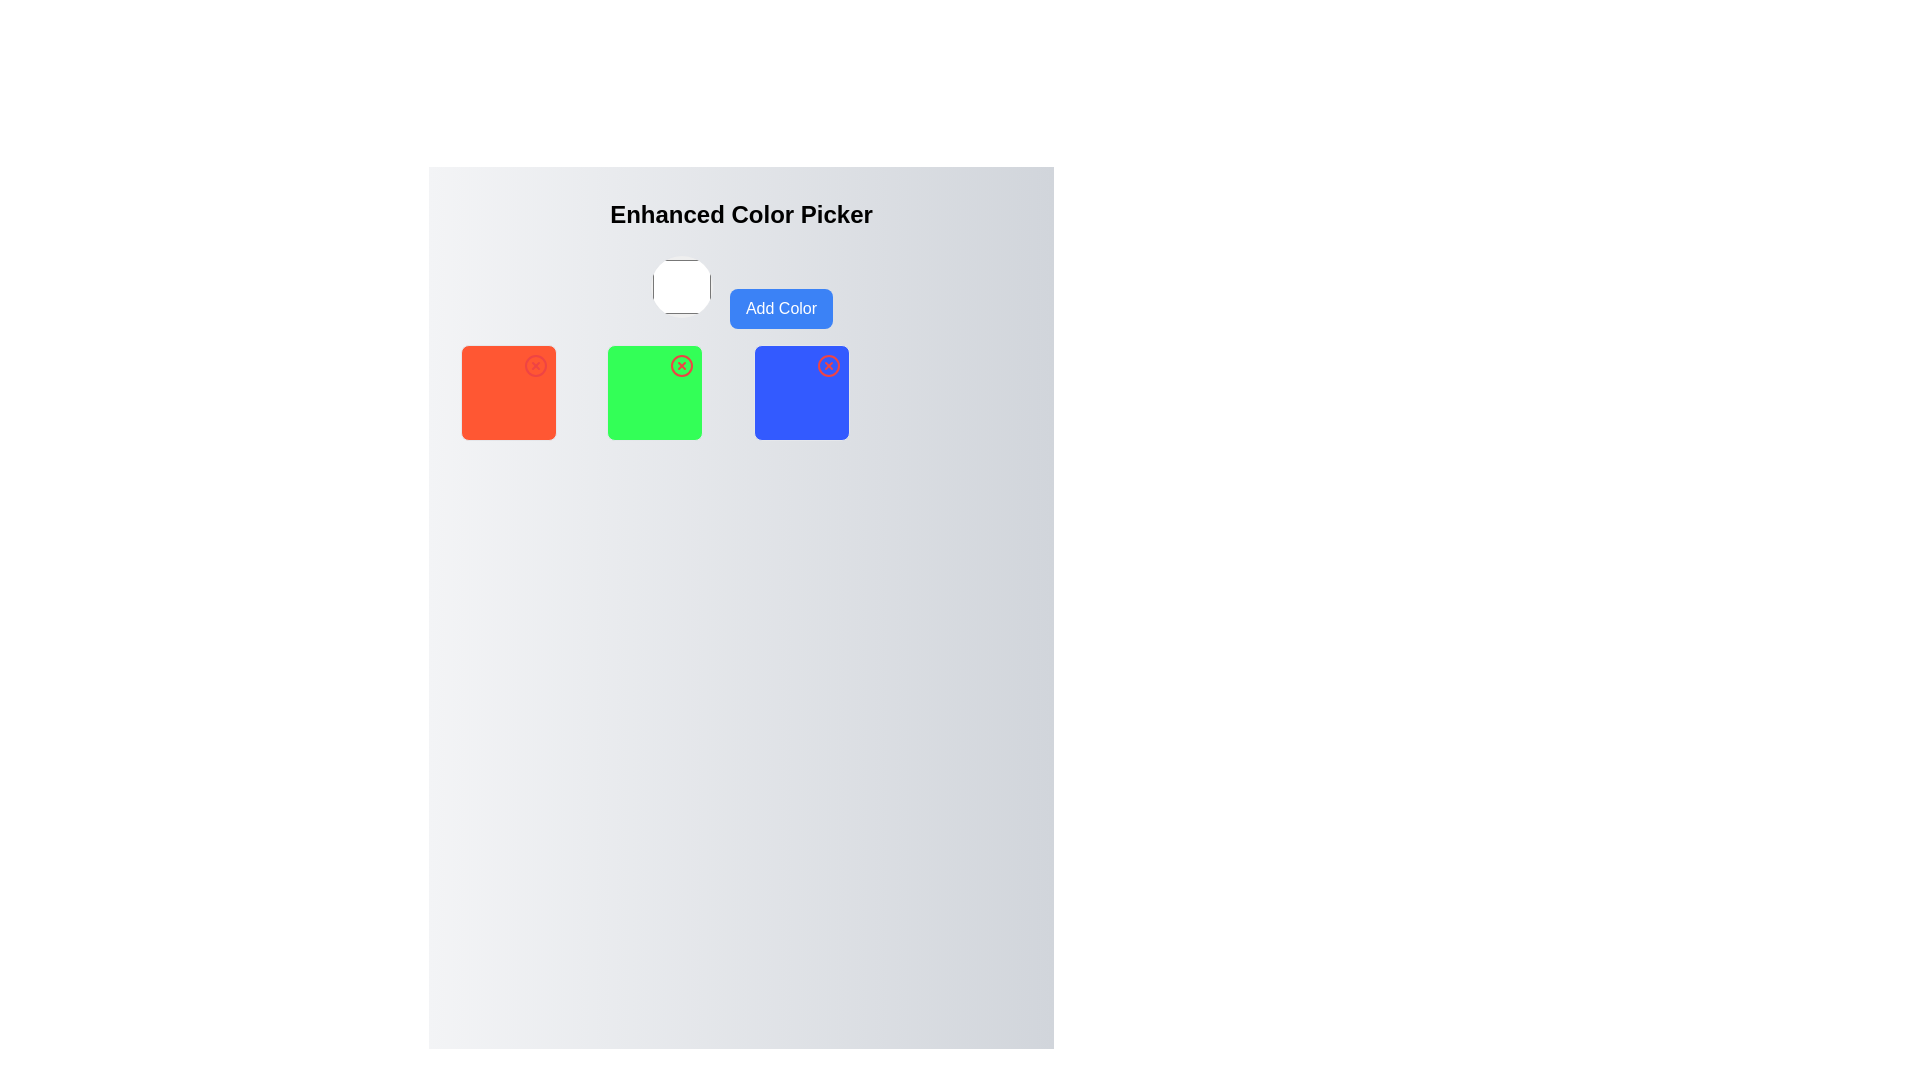 Image resolution: width=1920 pixels, height=1080 pixels. What do you see at coordinates (740, 215) in the screenshot?
I see `the 'Enhanced Color Picker' text display` at bounding box center [740, 215].